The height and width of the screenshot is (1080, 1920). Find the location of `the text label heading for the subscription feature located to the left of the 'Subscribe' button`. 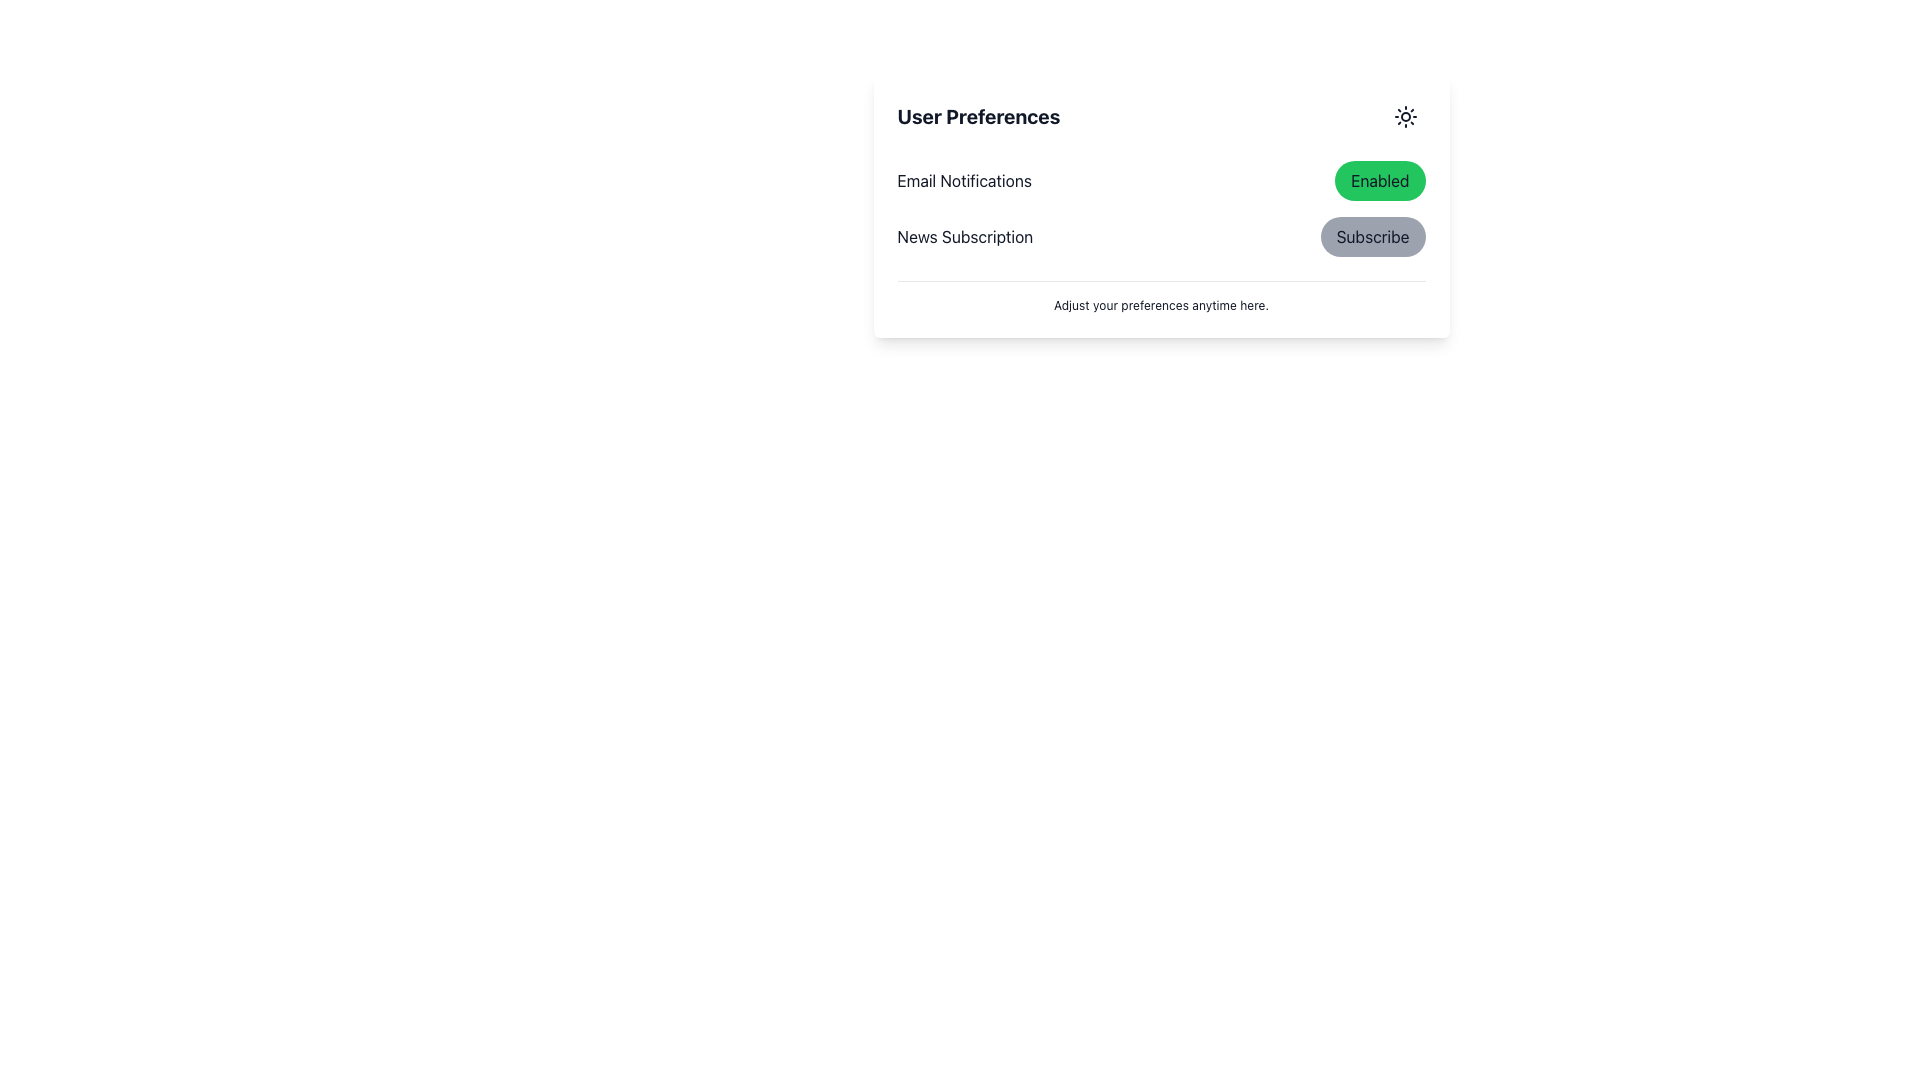

the text label heading for the subscription feature located to the left of the 'Subscribe' button is located at coordinates (965, 235).